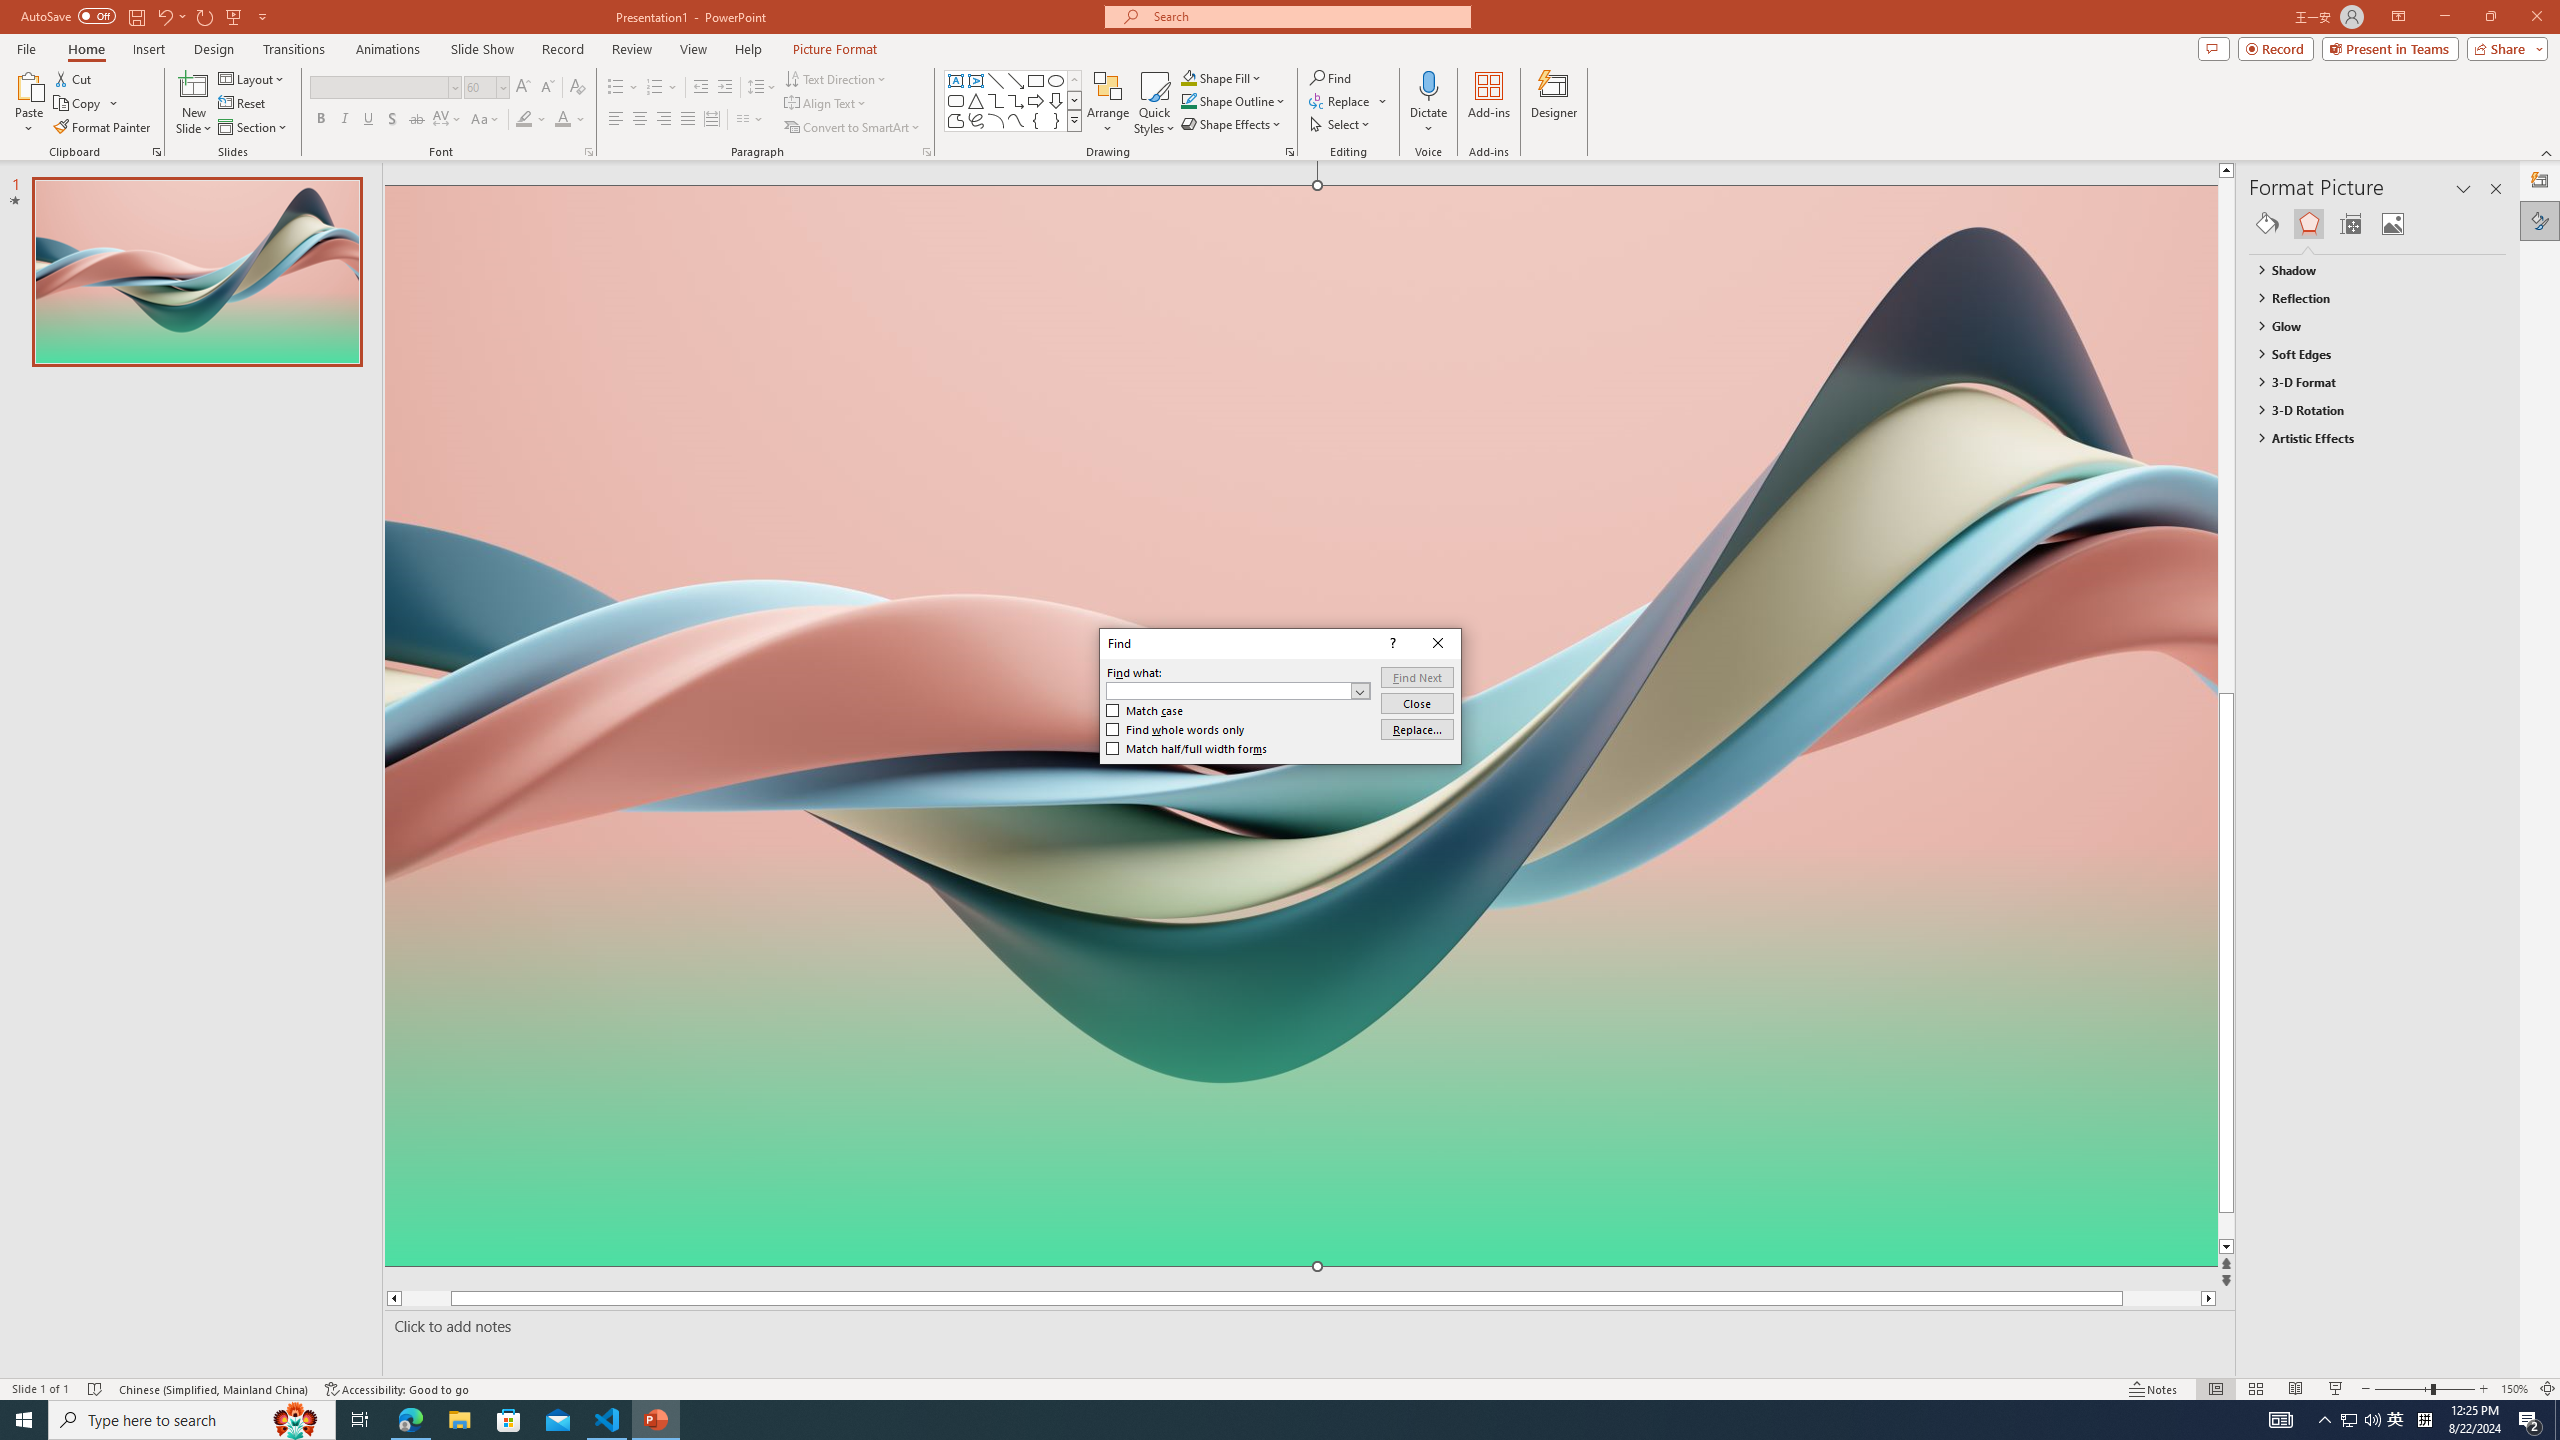 The image size is (2560, 1440). I want to click on 'Bold', so click(321, 118).